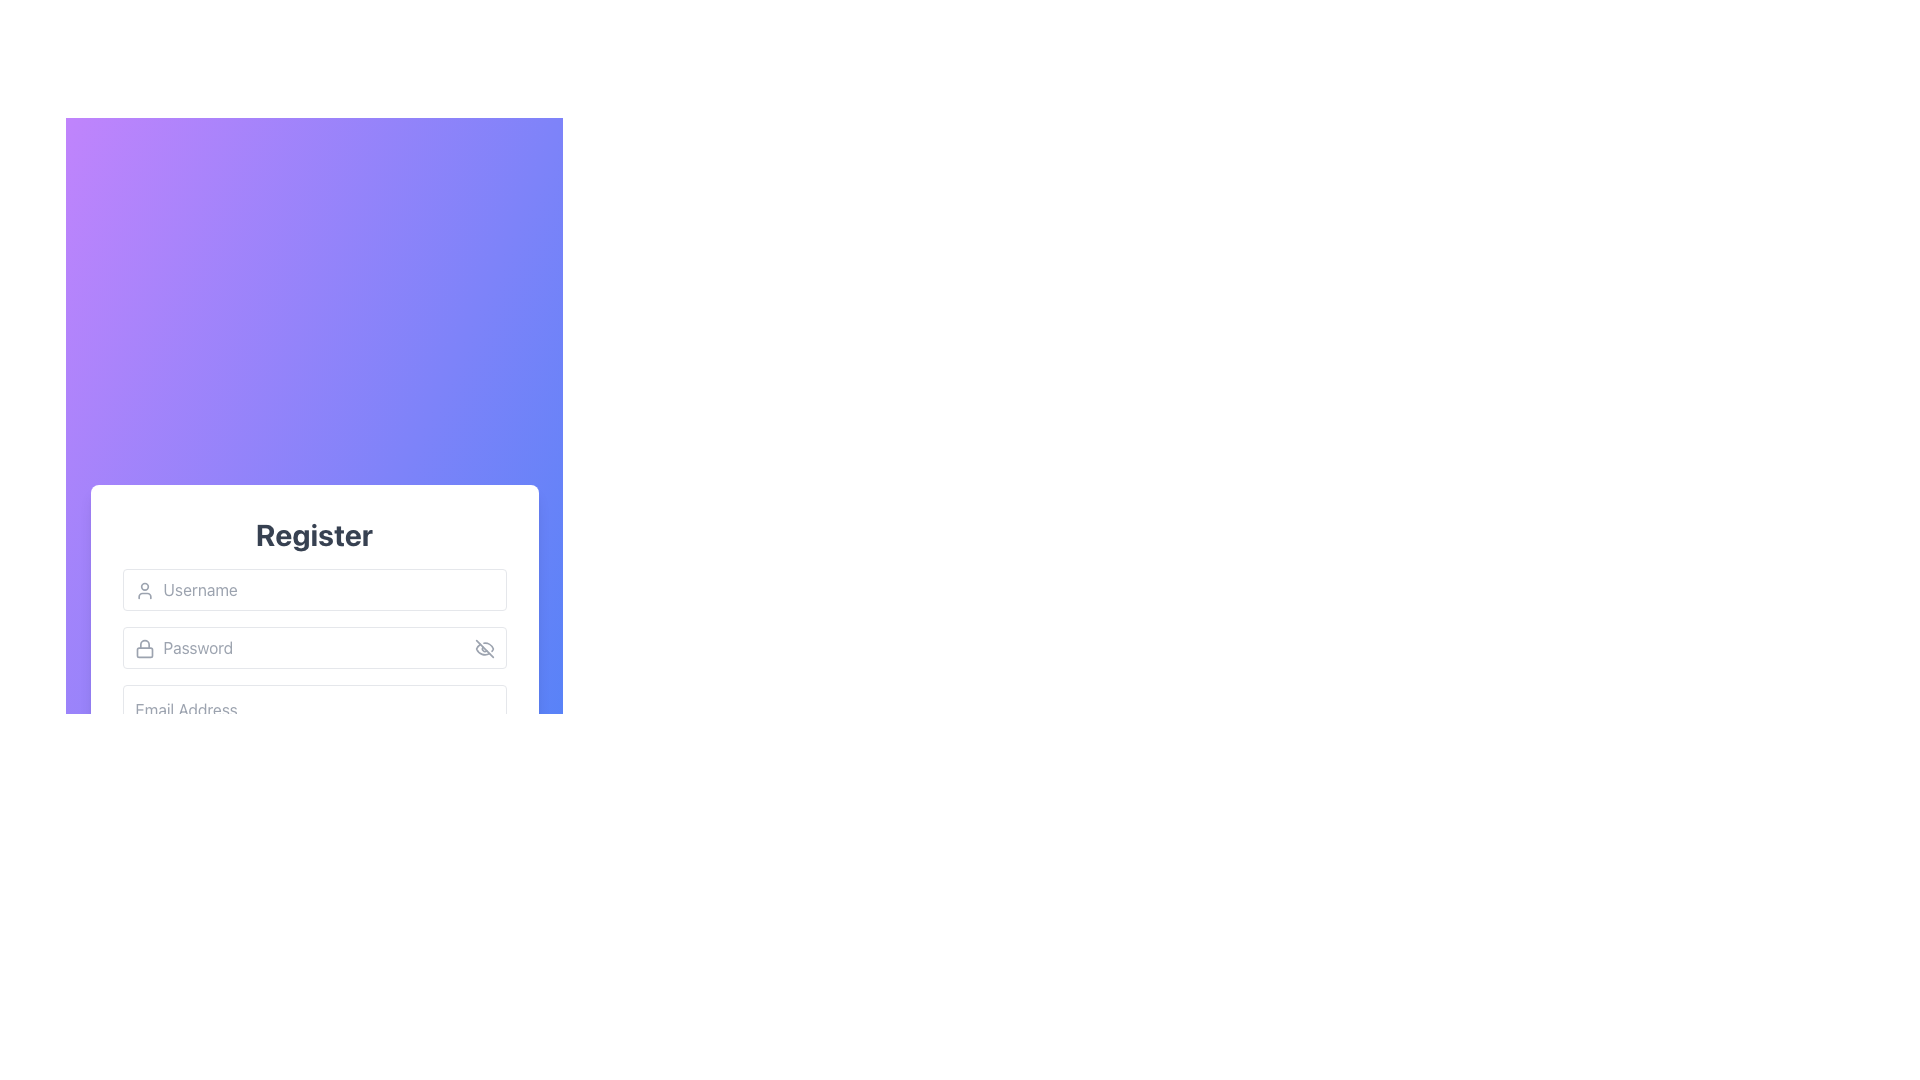 The height and width of the screenshot is (1080, 1920). Describe the element at coordinates (143, 648) in the screenshot. I see `the lock icon inside the password input field of the registration form, which is represented by a gray outlined SVG and positioned to the left of the input box` at that location.